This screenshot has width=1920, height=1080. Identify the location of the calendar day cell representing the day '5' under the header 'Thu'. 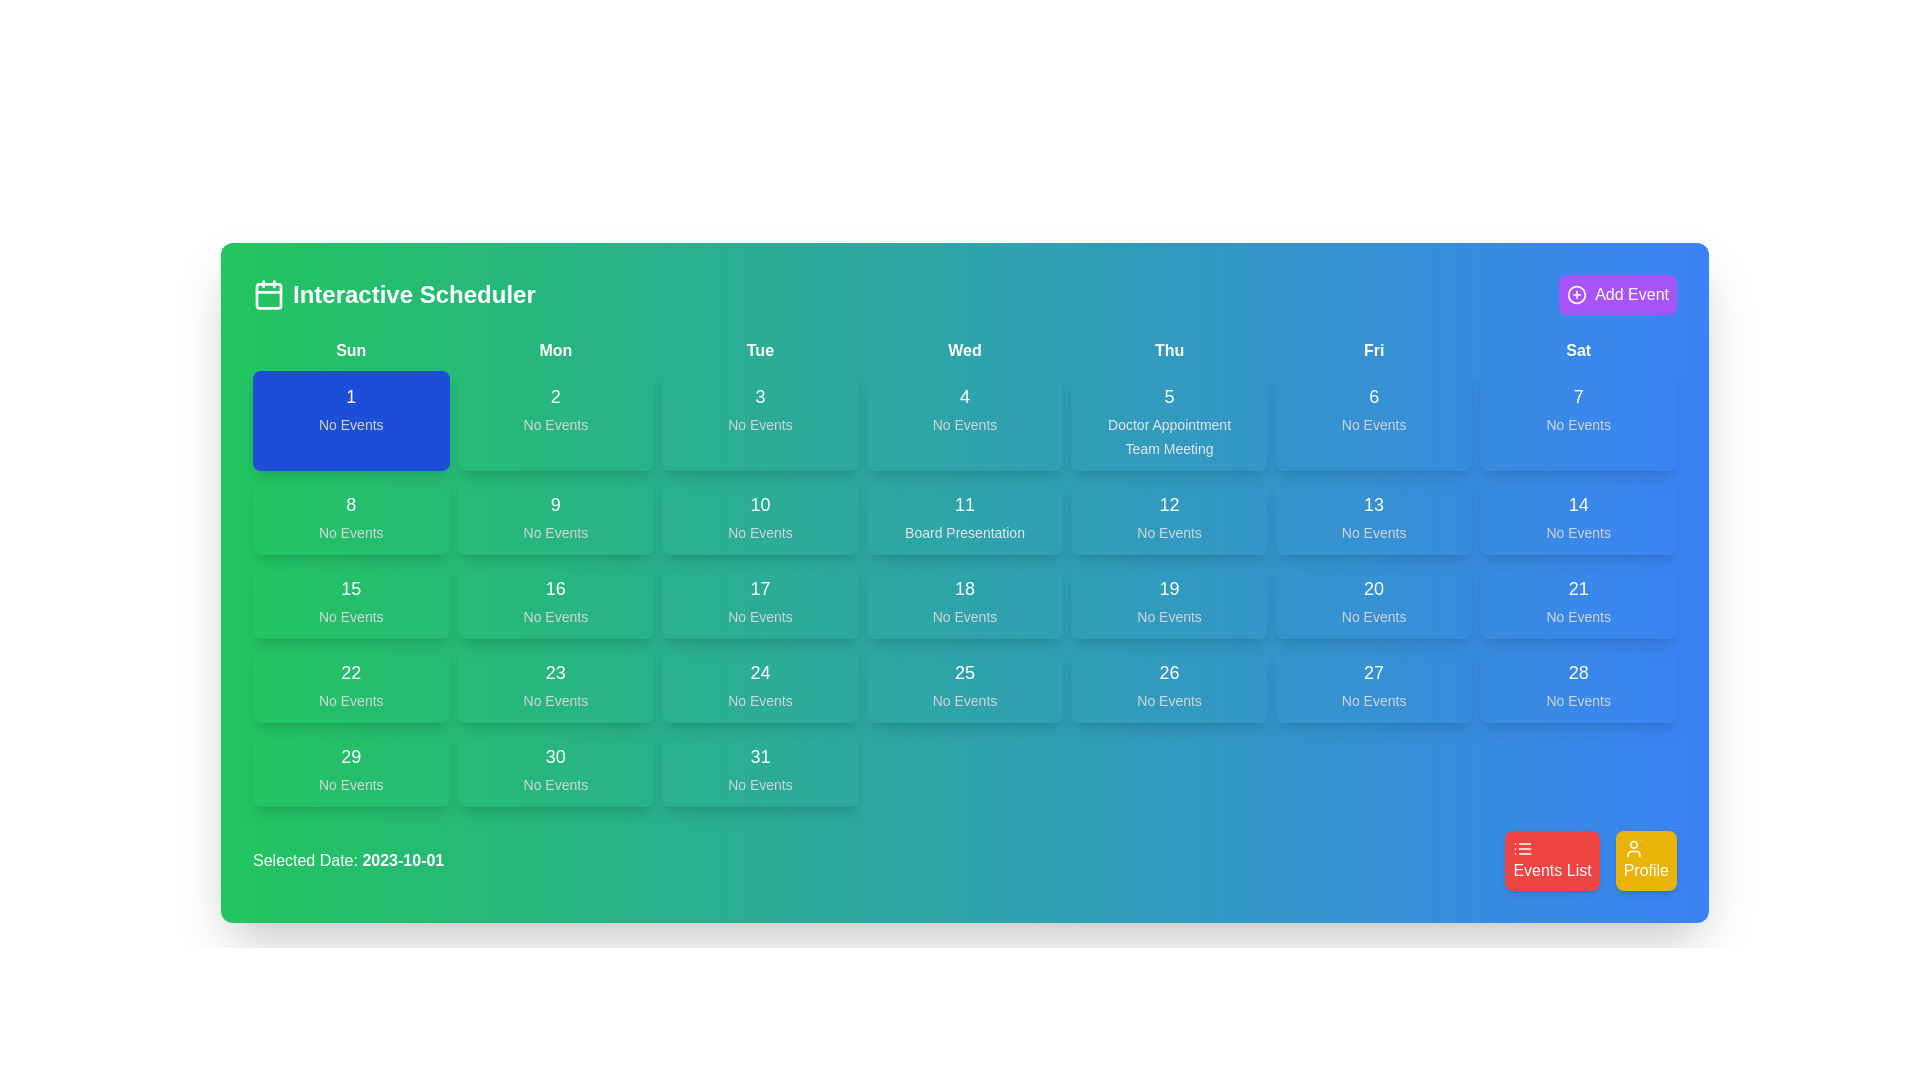
(1169, 419).